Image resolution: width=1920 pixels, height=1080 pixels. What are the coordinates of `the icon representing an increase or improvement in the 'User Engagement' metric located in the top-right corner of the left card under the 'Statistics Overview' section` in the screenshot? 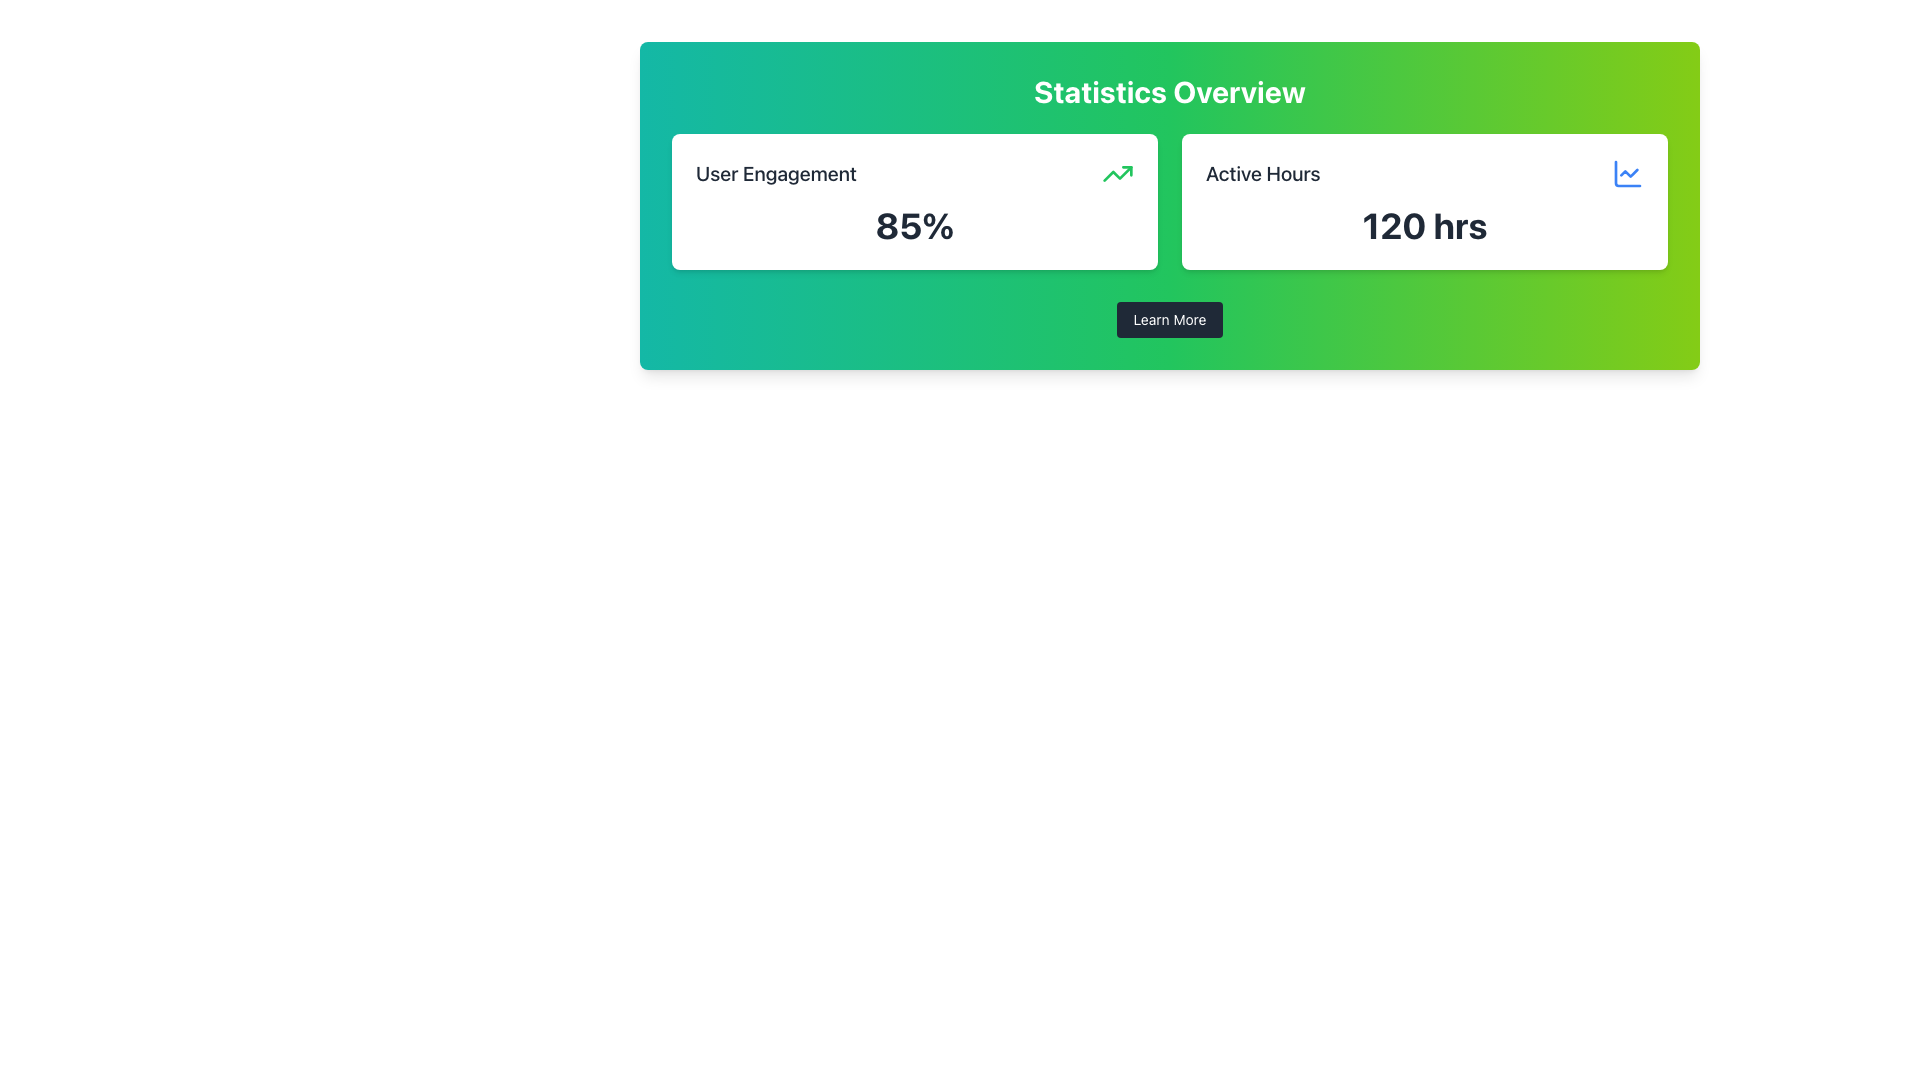 It's located at (1117, 172).